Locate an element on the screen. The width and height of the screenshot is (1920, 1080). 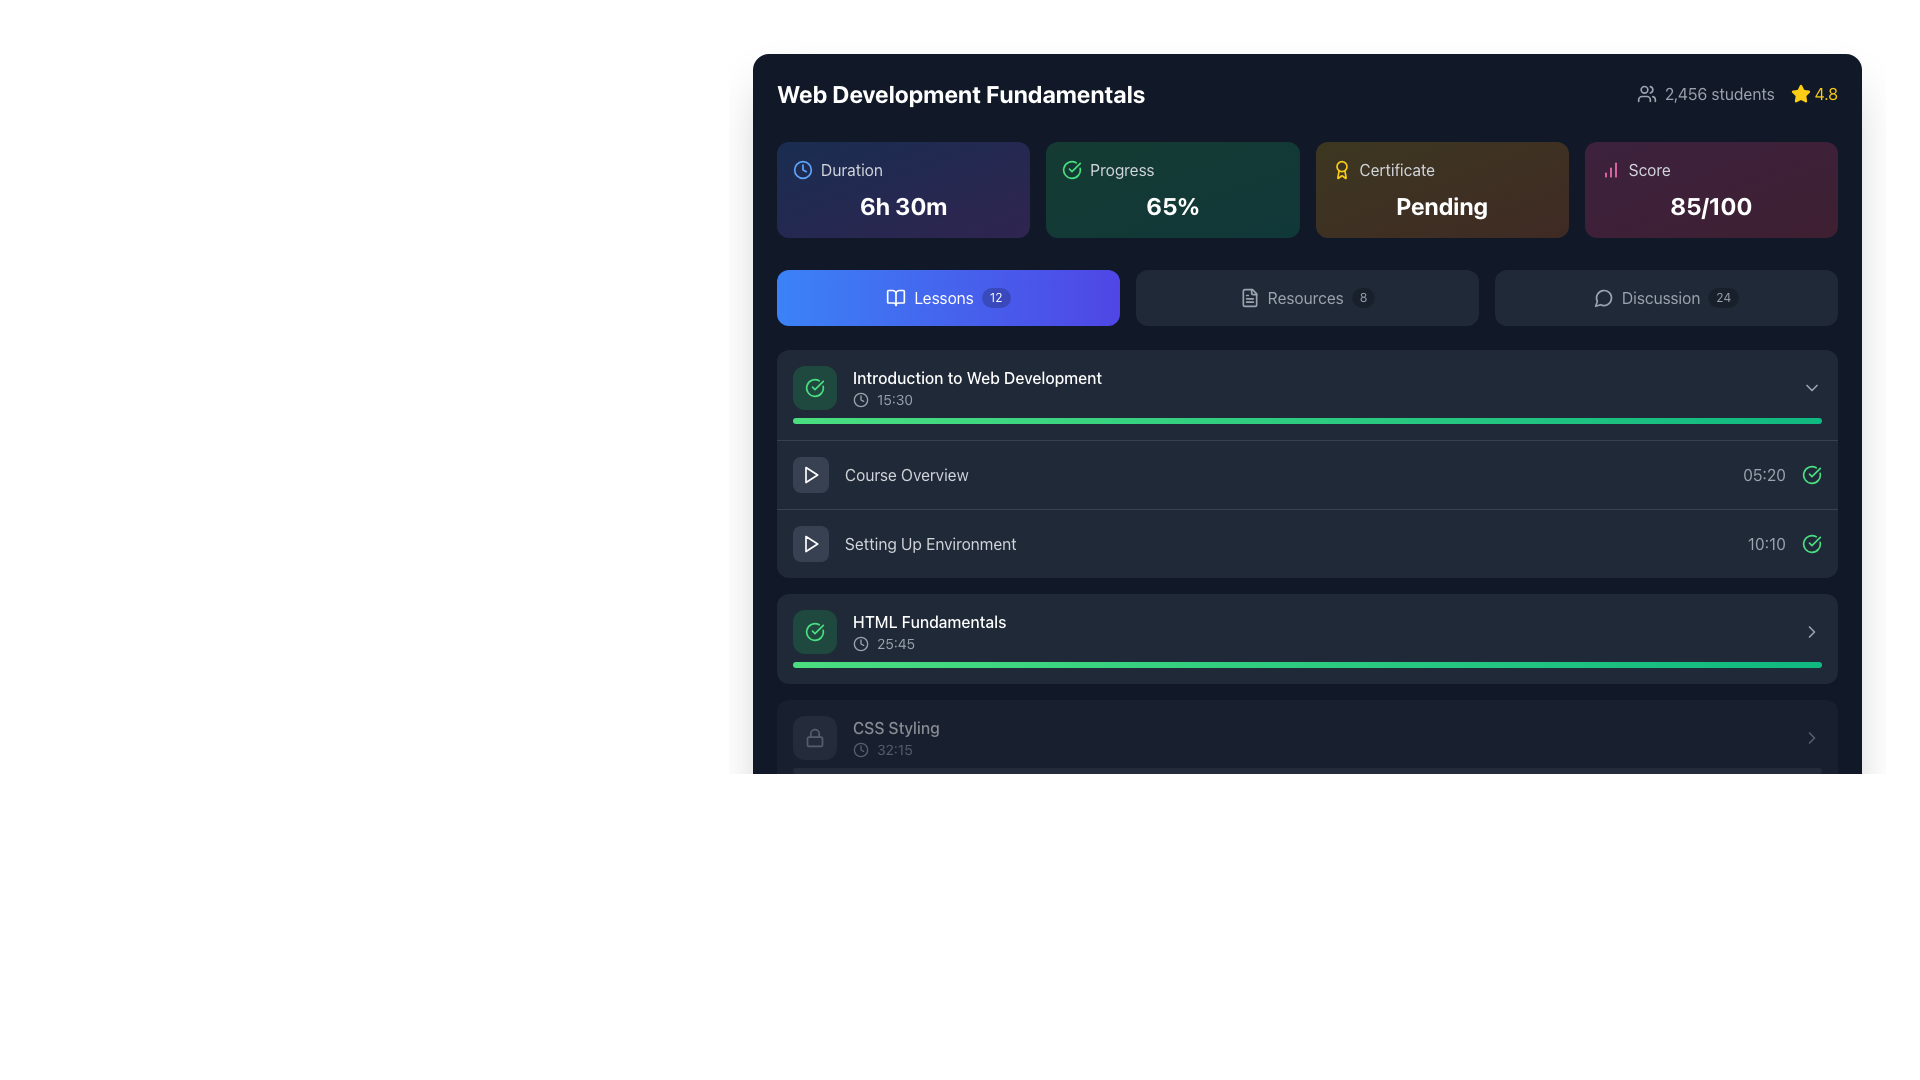
the first list item titled 'Introduction to Web Development' is located at coordinates (1307, 394).